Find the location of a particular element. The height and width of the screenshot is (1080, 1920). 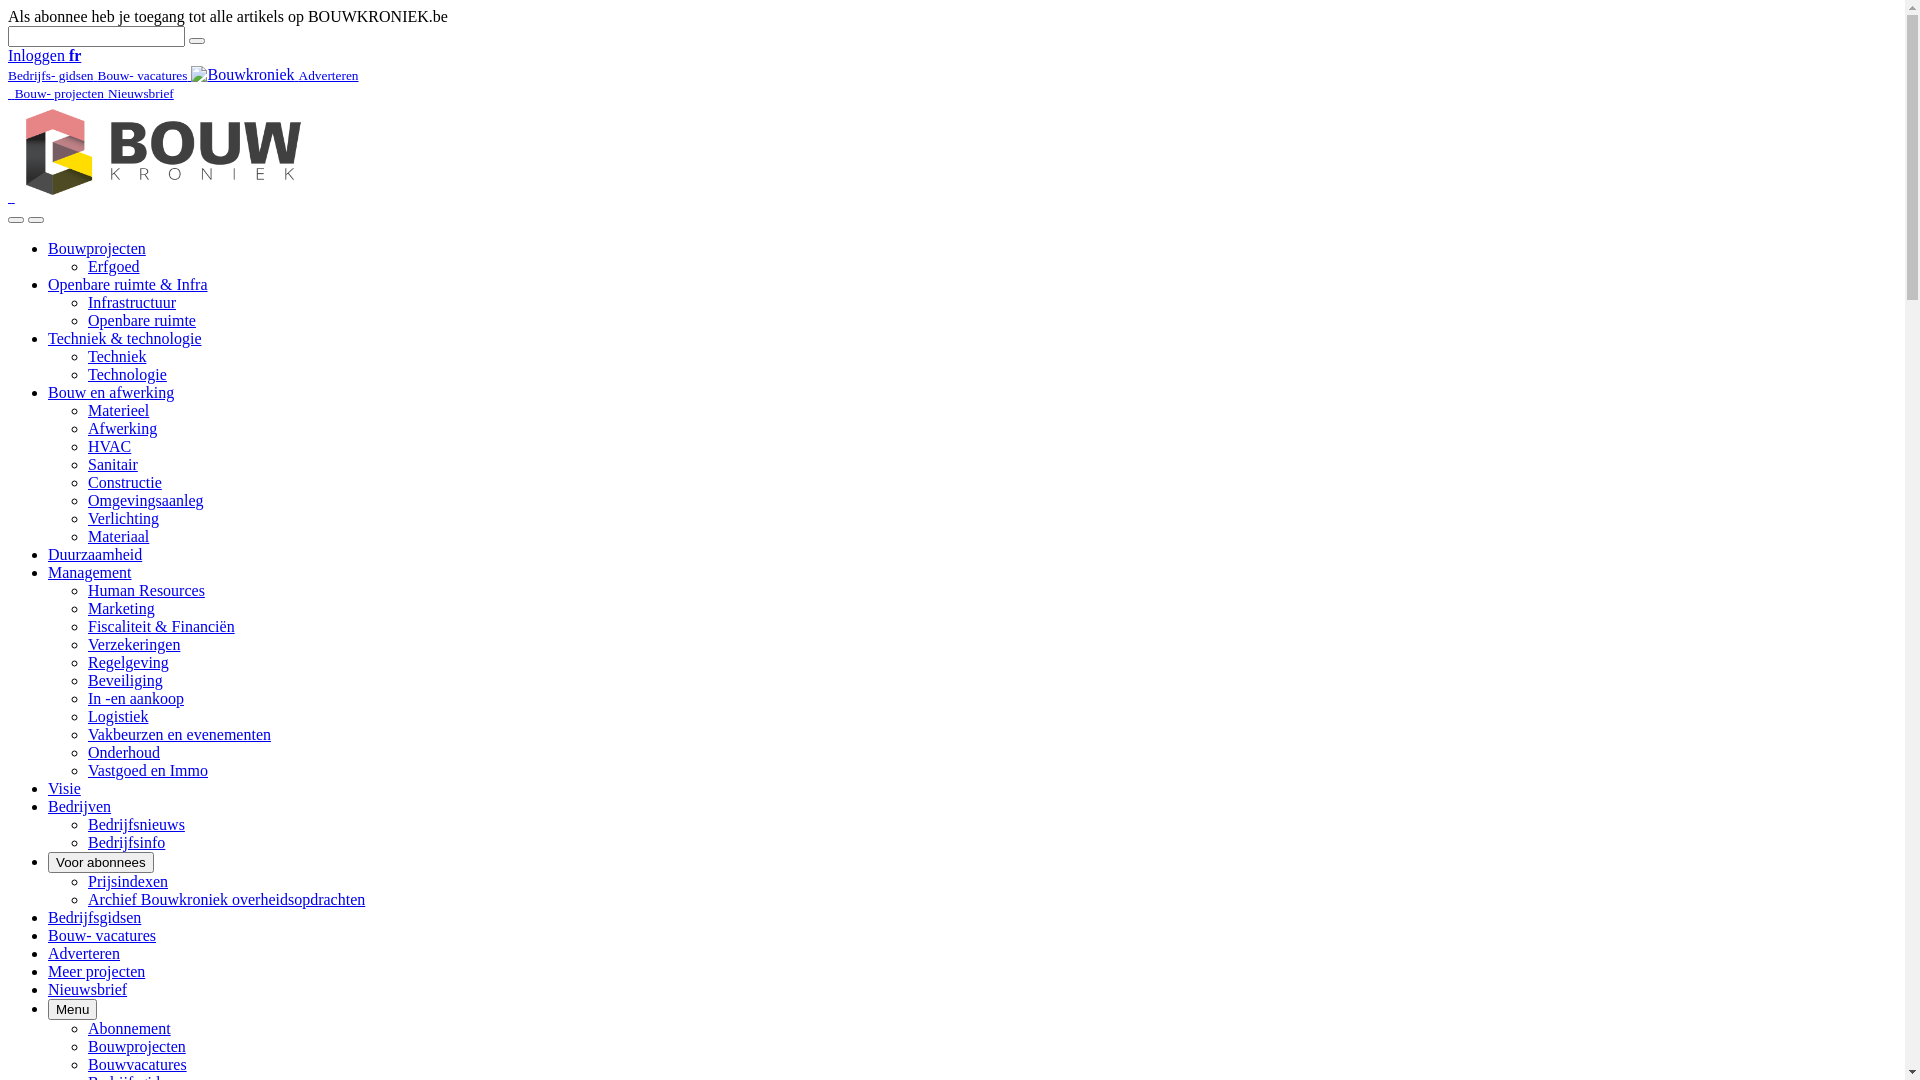

'Vakbeurzen en evenementen' is located at coordinates (179, 734).